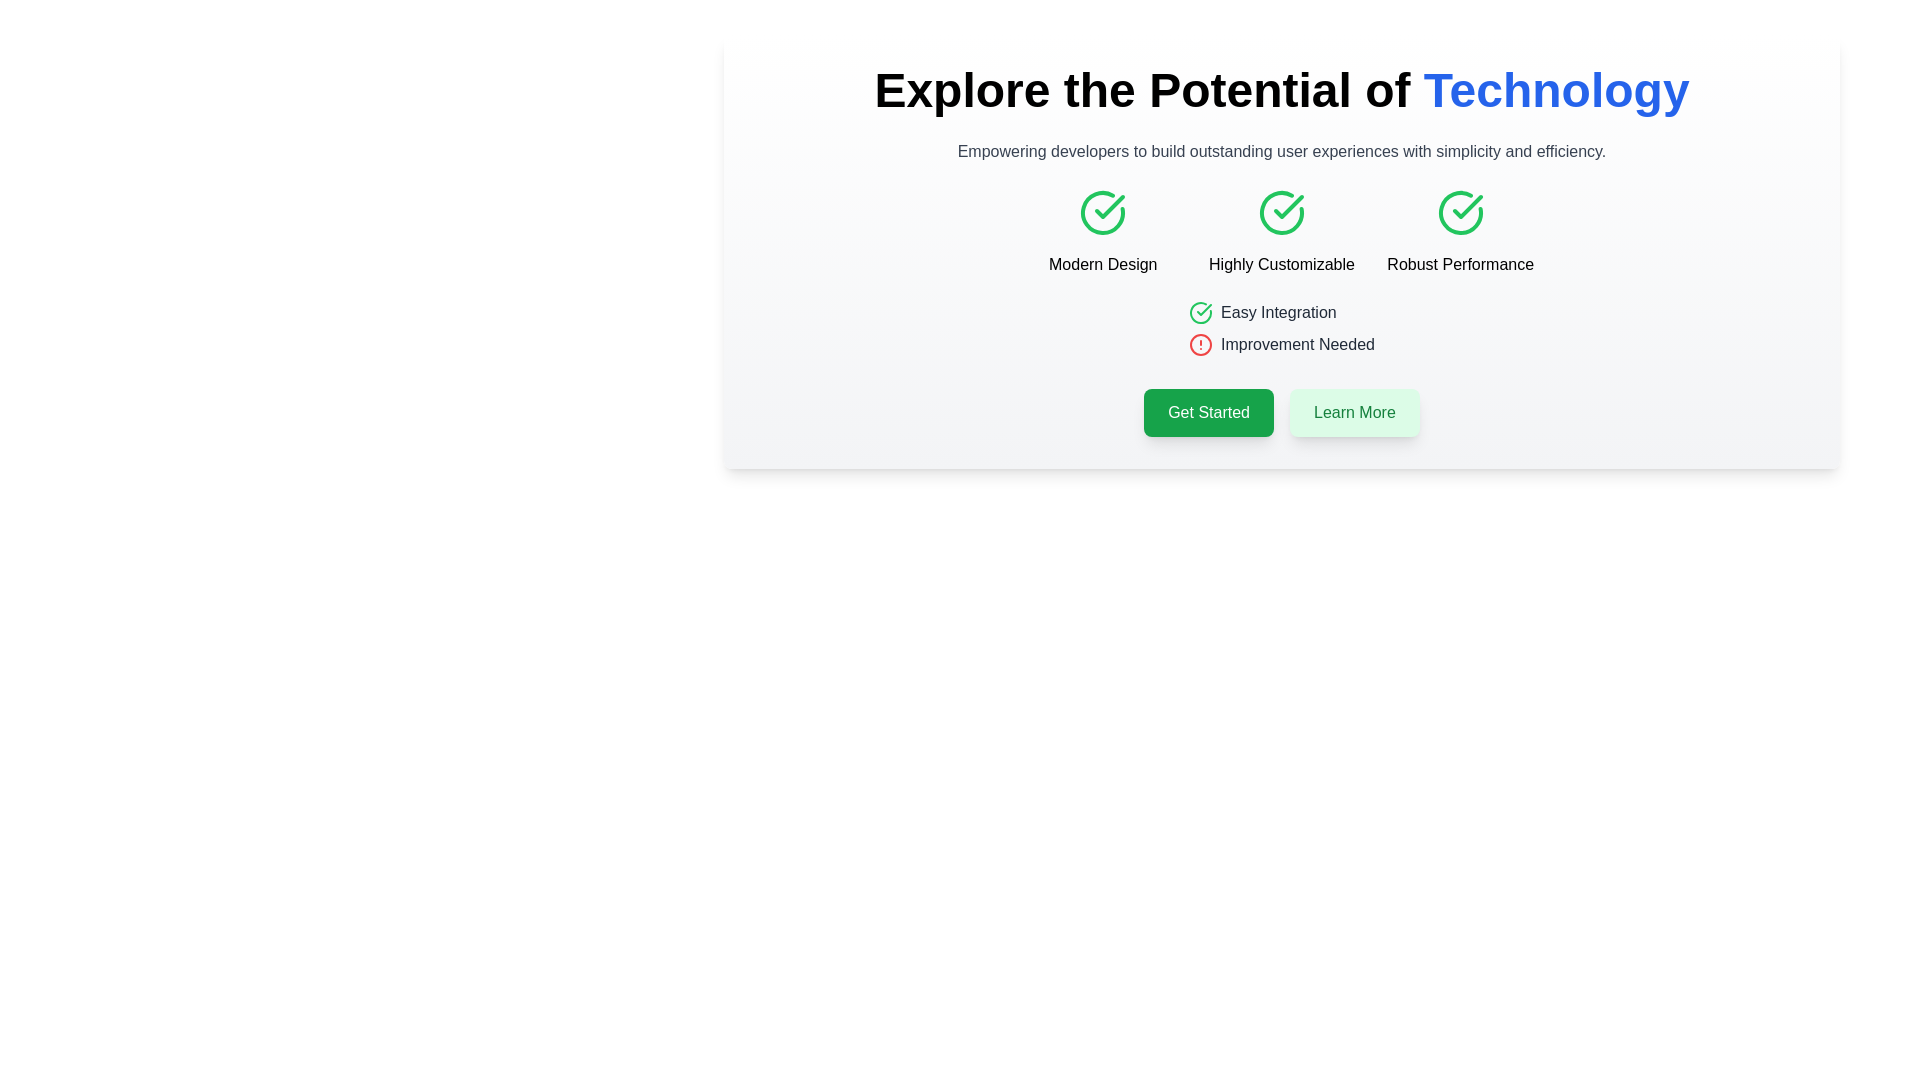  Describe the element at coordinates (1102, 264) in the screenshot. I see `the text label that says 'Modern Design', which is located in the center-left section of the interface, below a green checkmark icon` at that location.